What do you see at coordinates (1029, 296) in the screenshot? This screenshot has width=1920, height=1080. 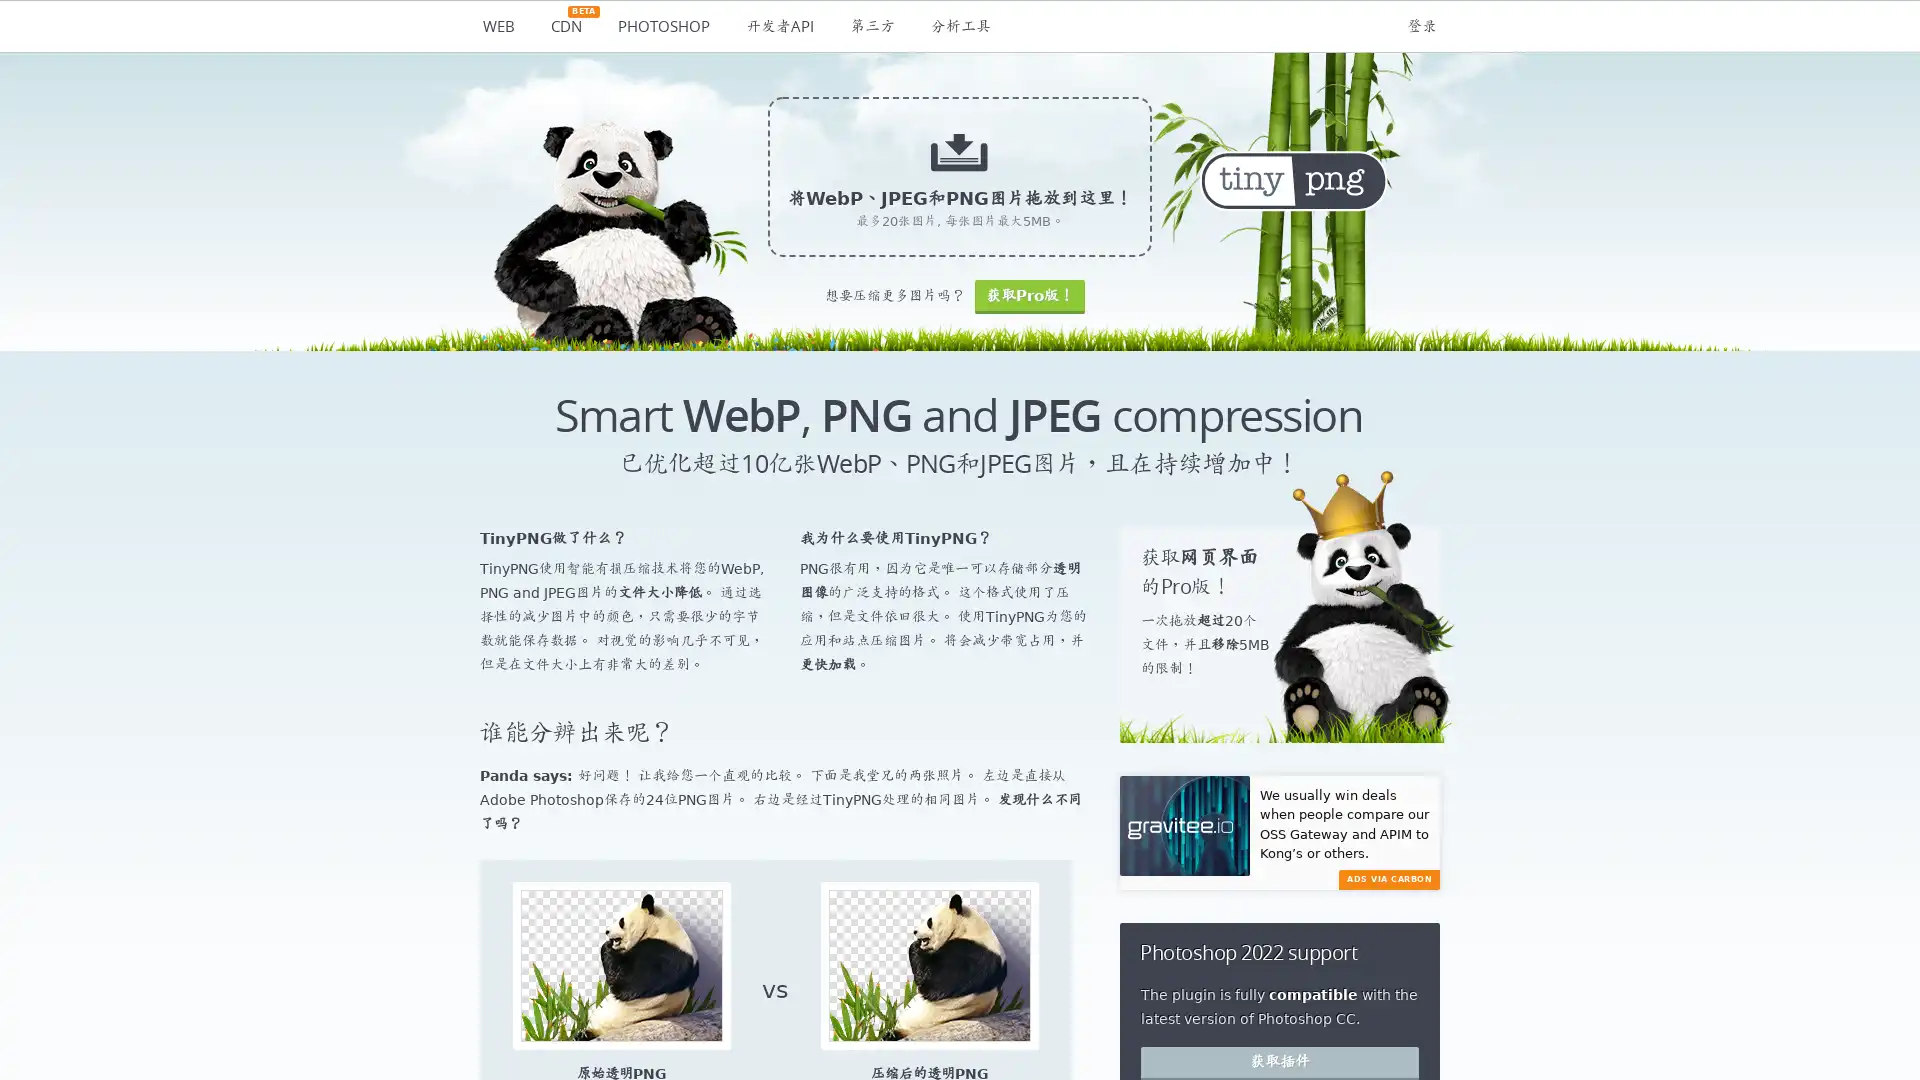 I see `Pro!` at bounding box center [1029, 296].